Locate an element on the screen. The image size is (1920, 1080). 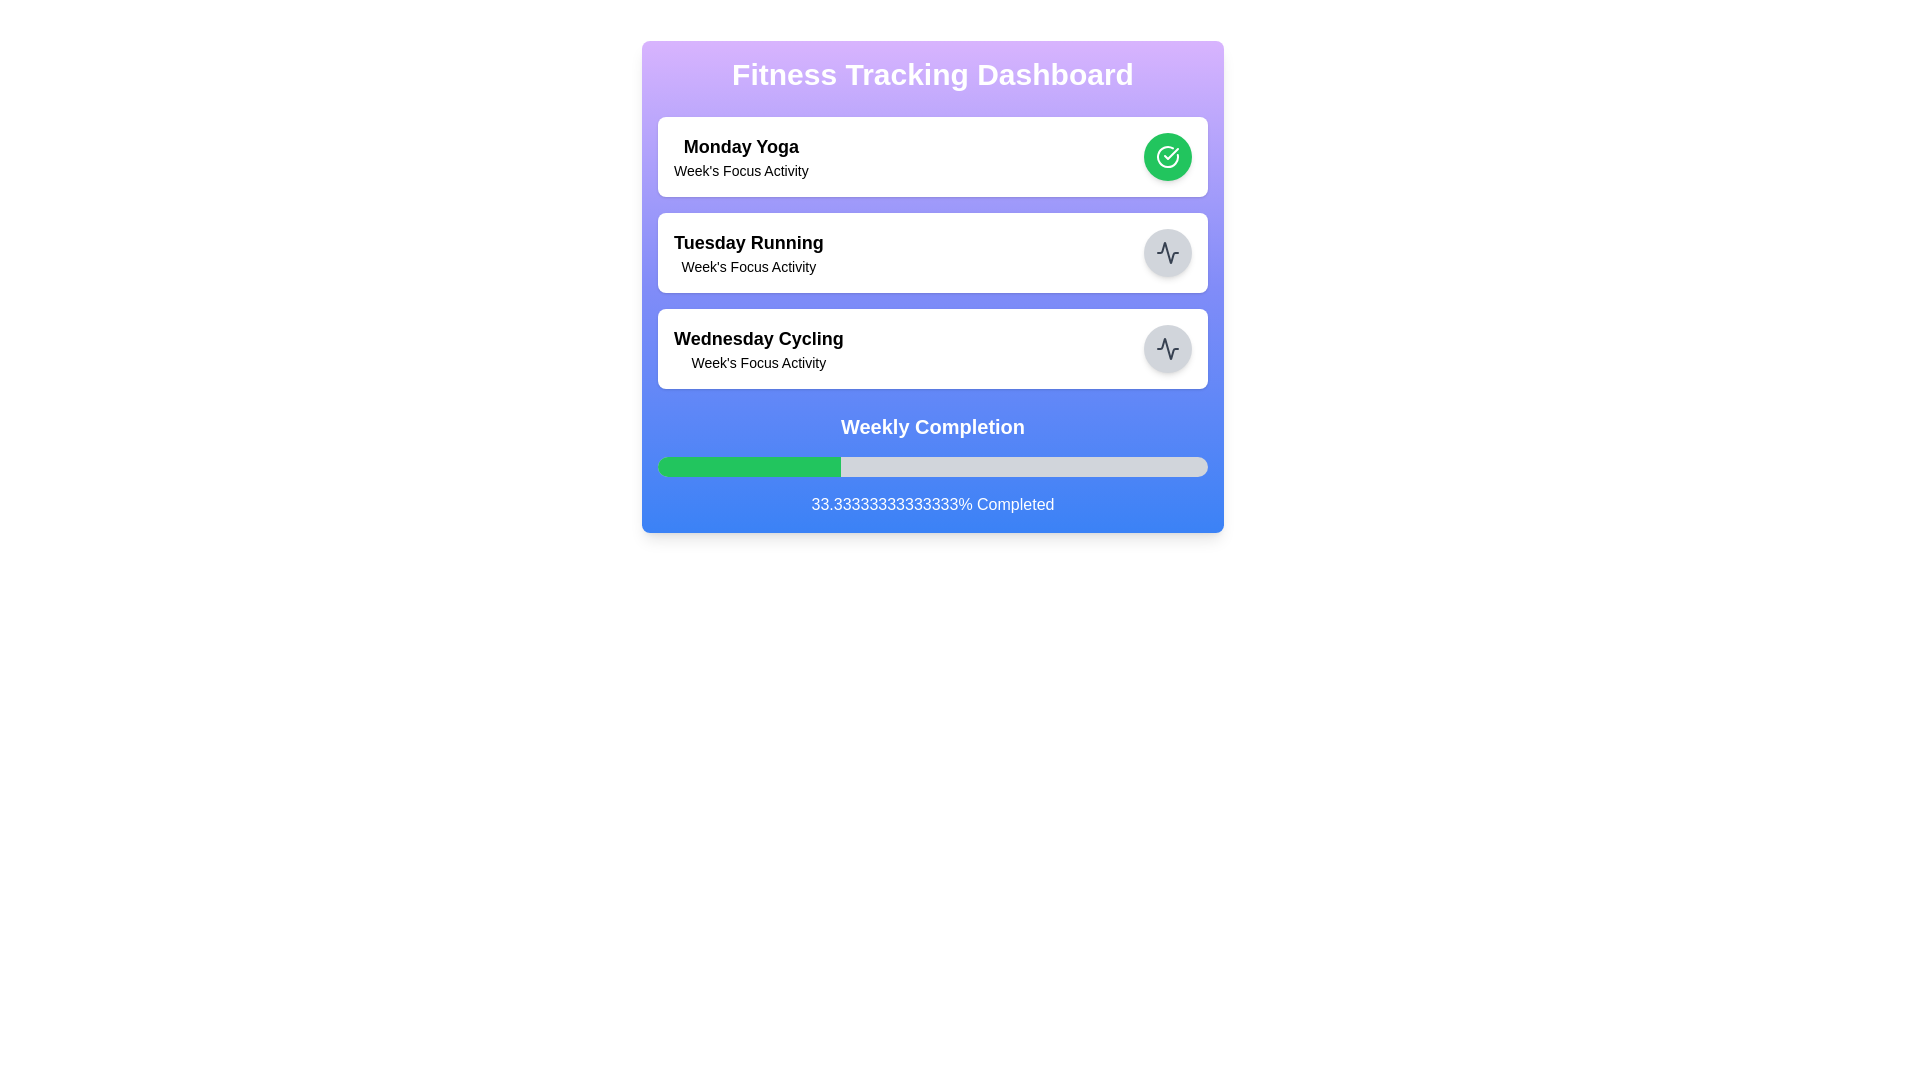
the circular checkmark icon inside the green circle located in the dashboard card for 'Monday Yoga' is located at coordinates (1167, 156).